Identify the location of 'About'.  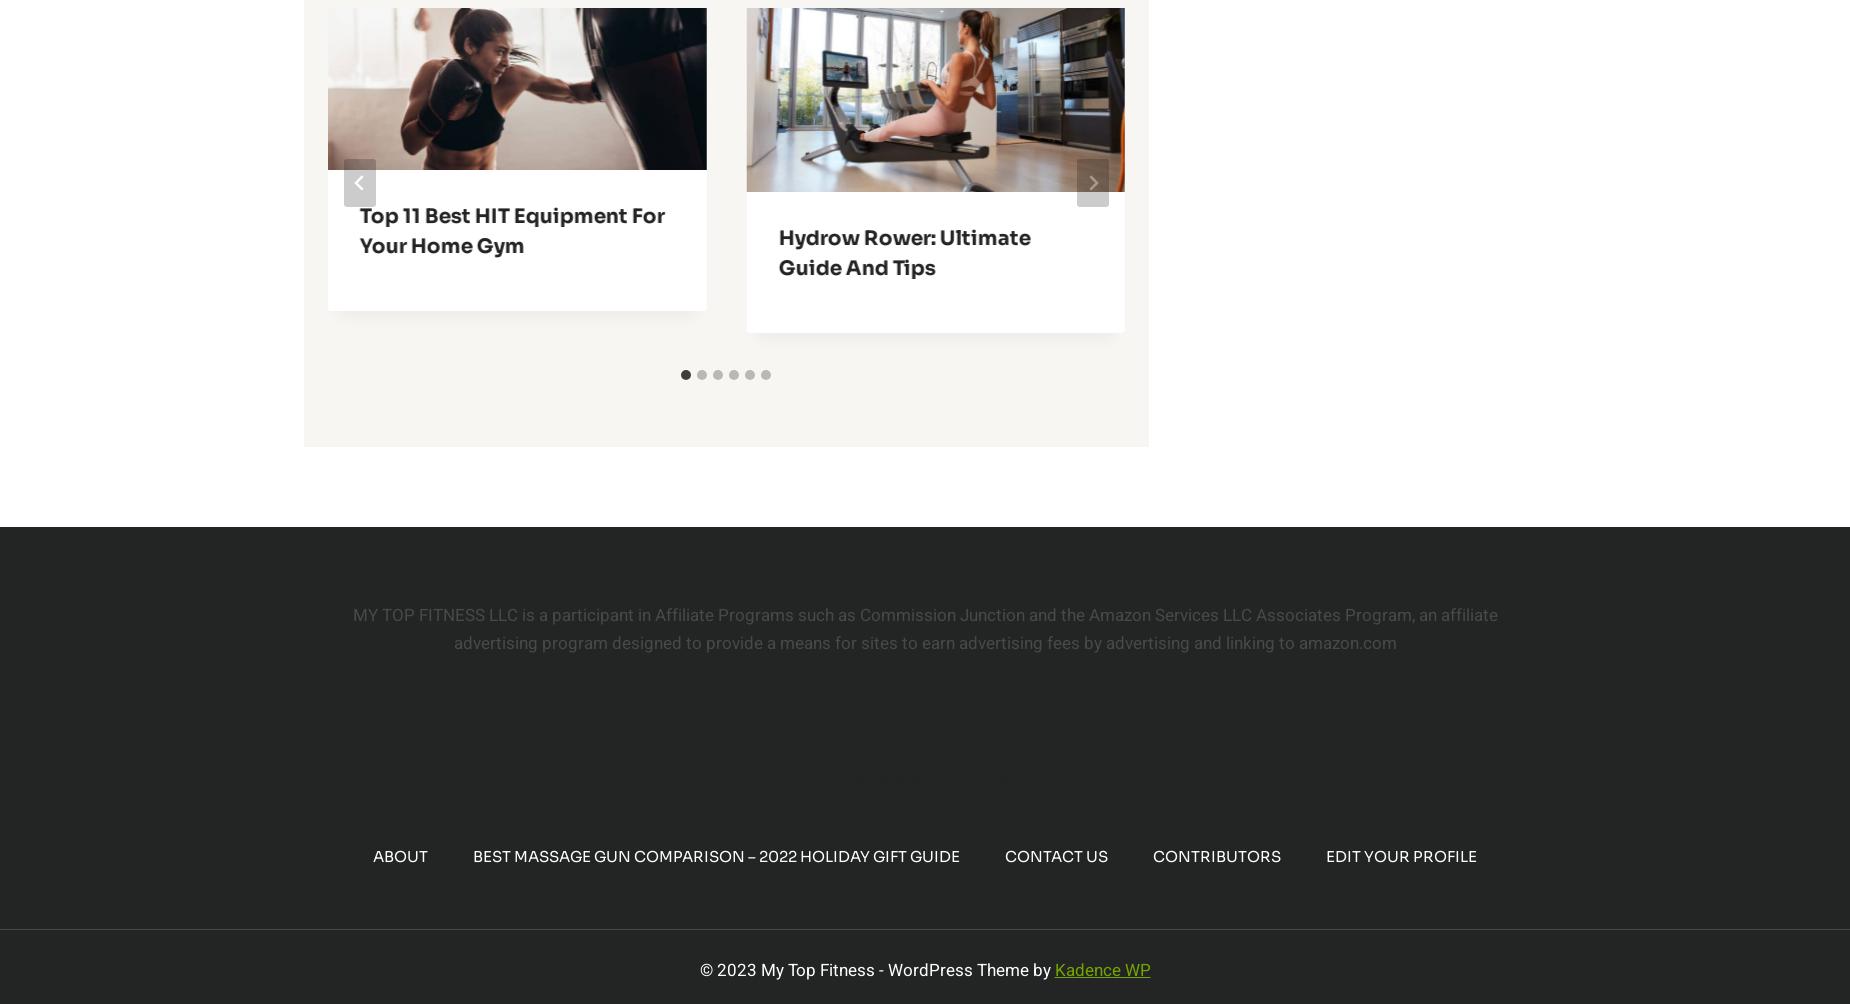
(371, 856).